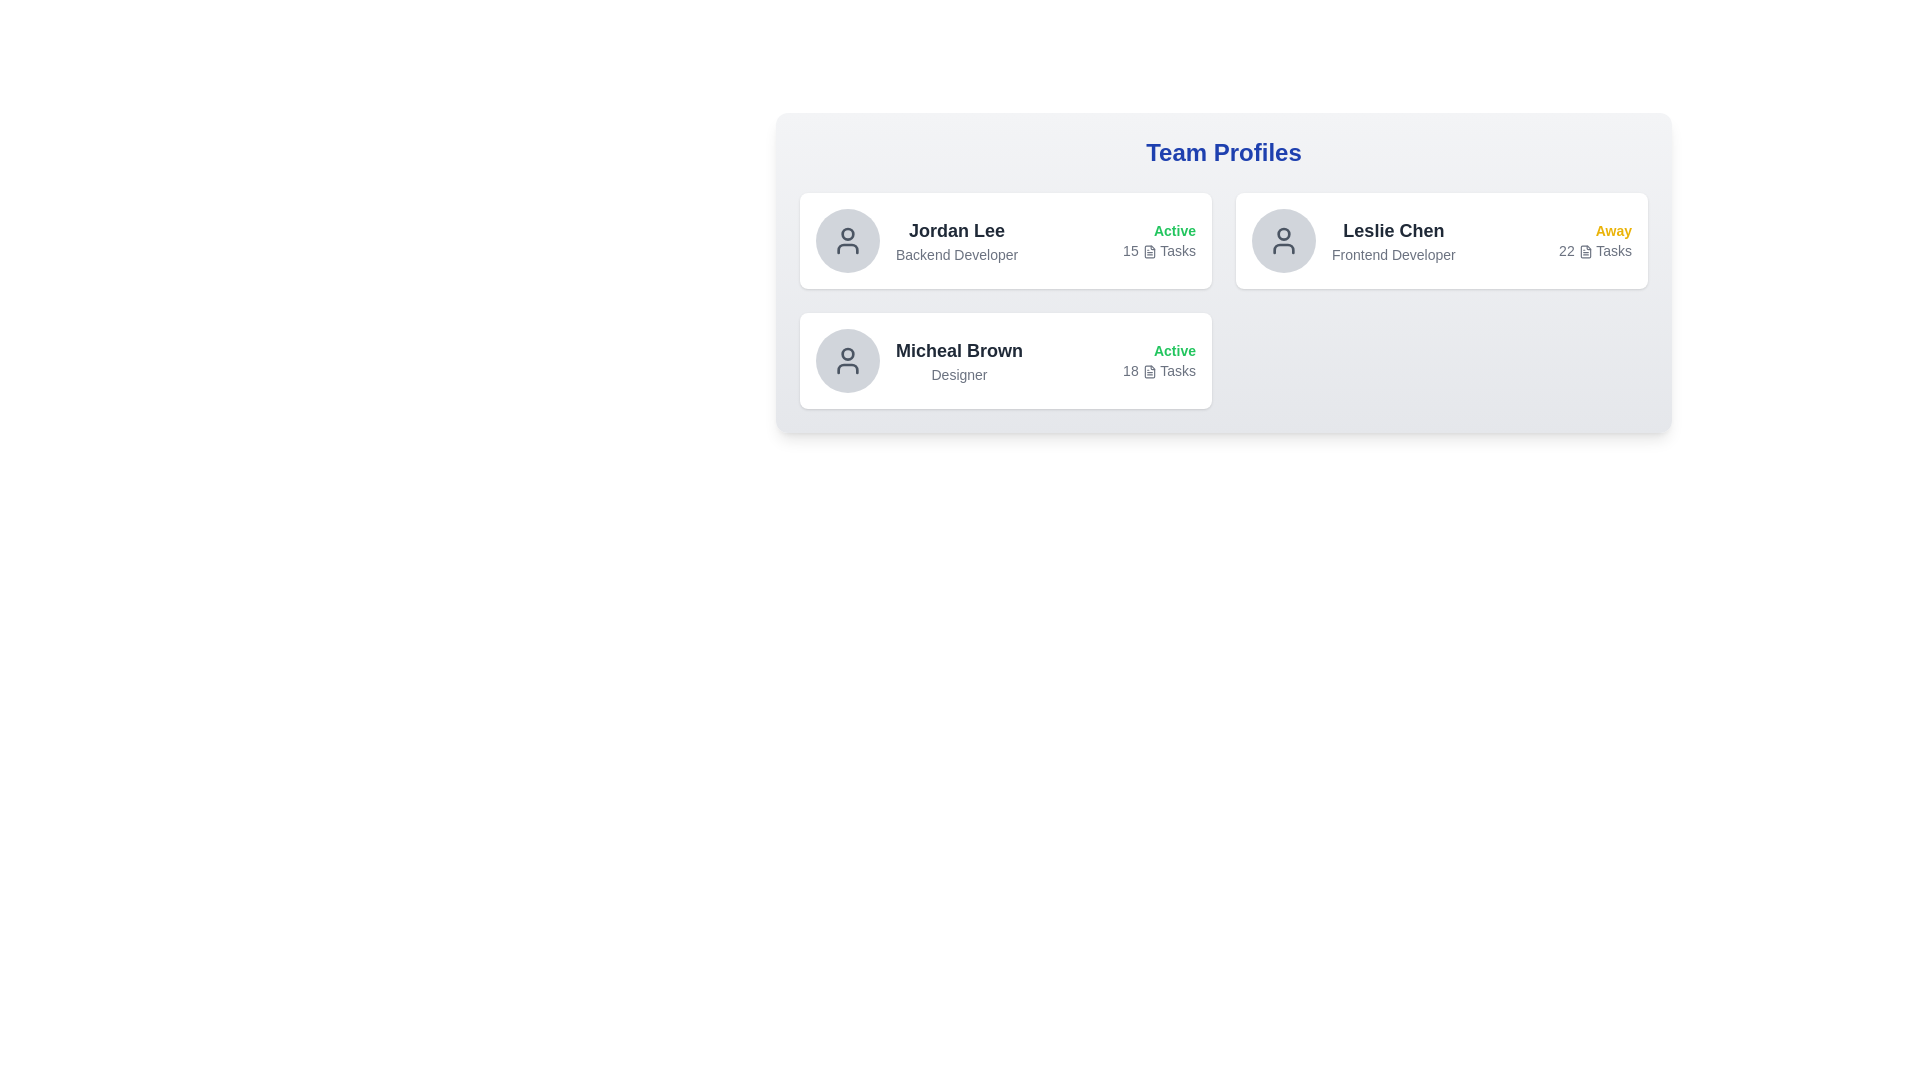  What do you see at coordinates (1283, 233) in the screenshot?
I see `the profile picture icon for 'Leslie Chen' located at the top of the second profile card on the right side of the page layout` at bounding box center [1283, 233].